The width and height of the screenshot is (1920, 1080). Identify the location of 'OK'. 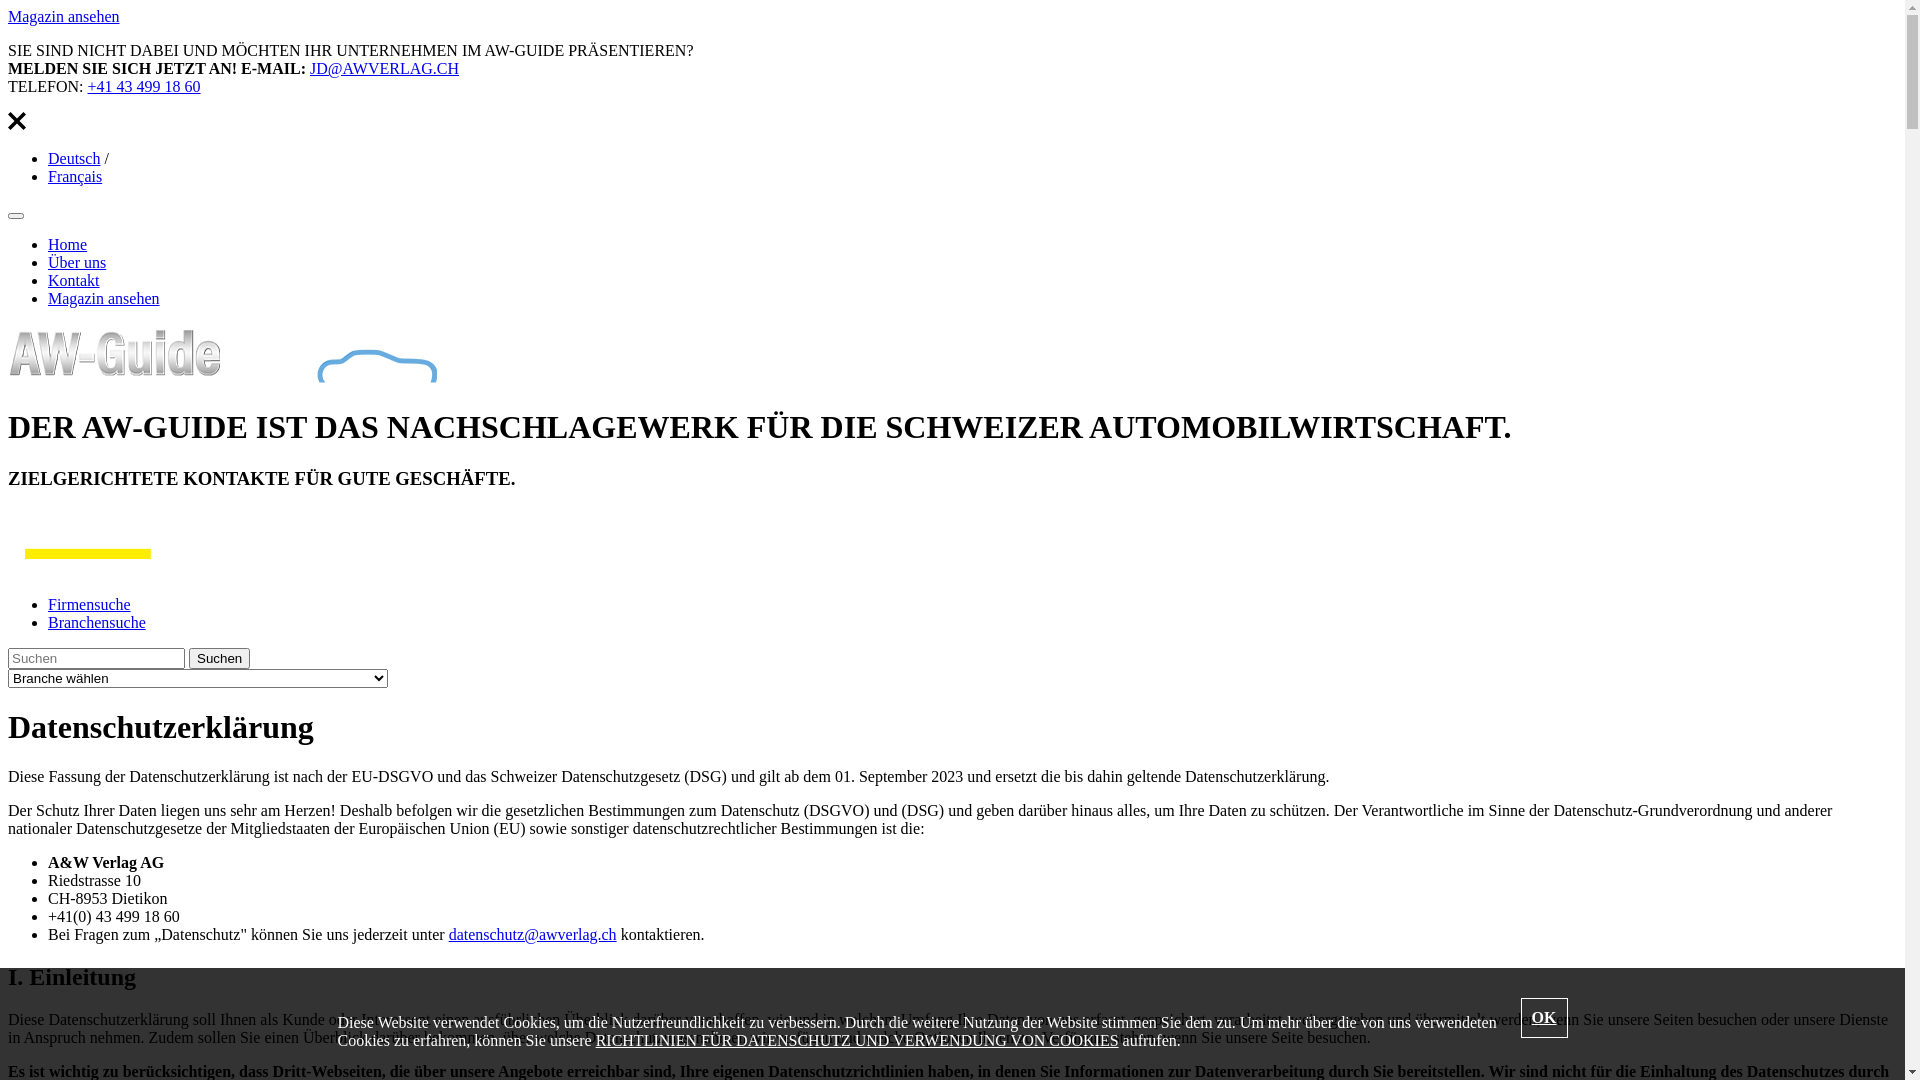
(1543, 1018).